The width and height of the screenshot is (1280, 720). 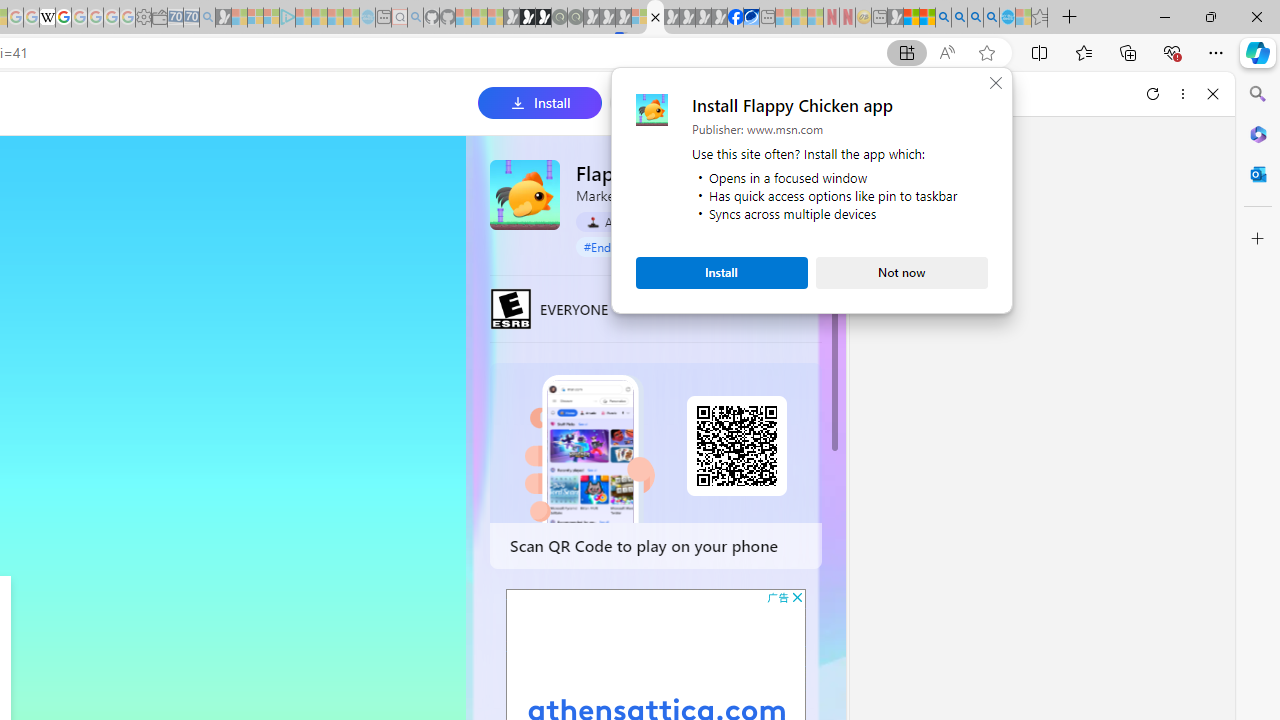 What do you see at coordinates (901, 272) in the screenshot?
I see `'Not now'` at bounding box center [901, 272].